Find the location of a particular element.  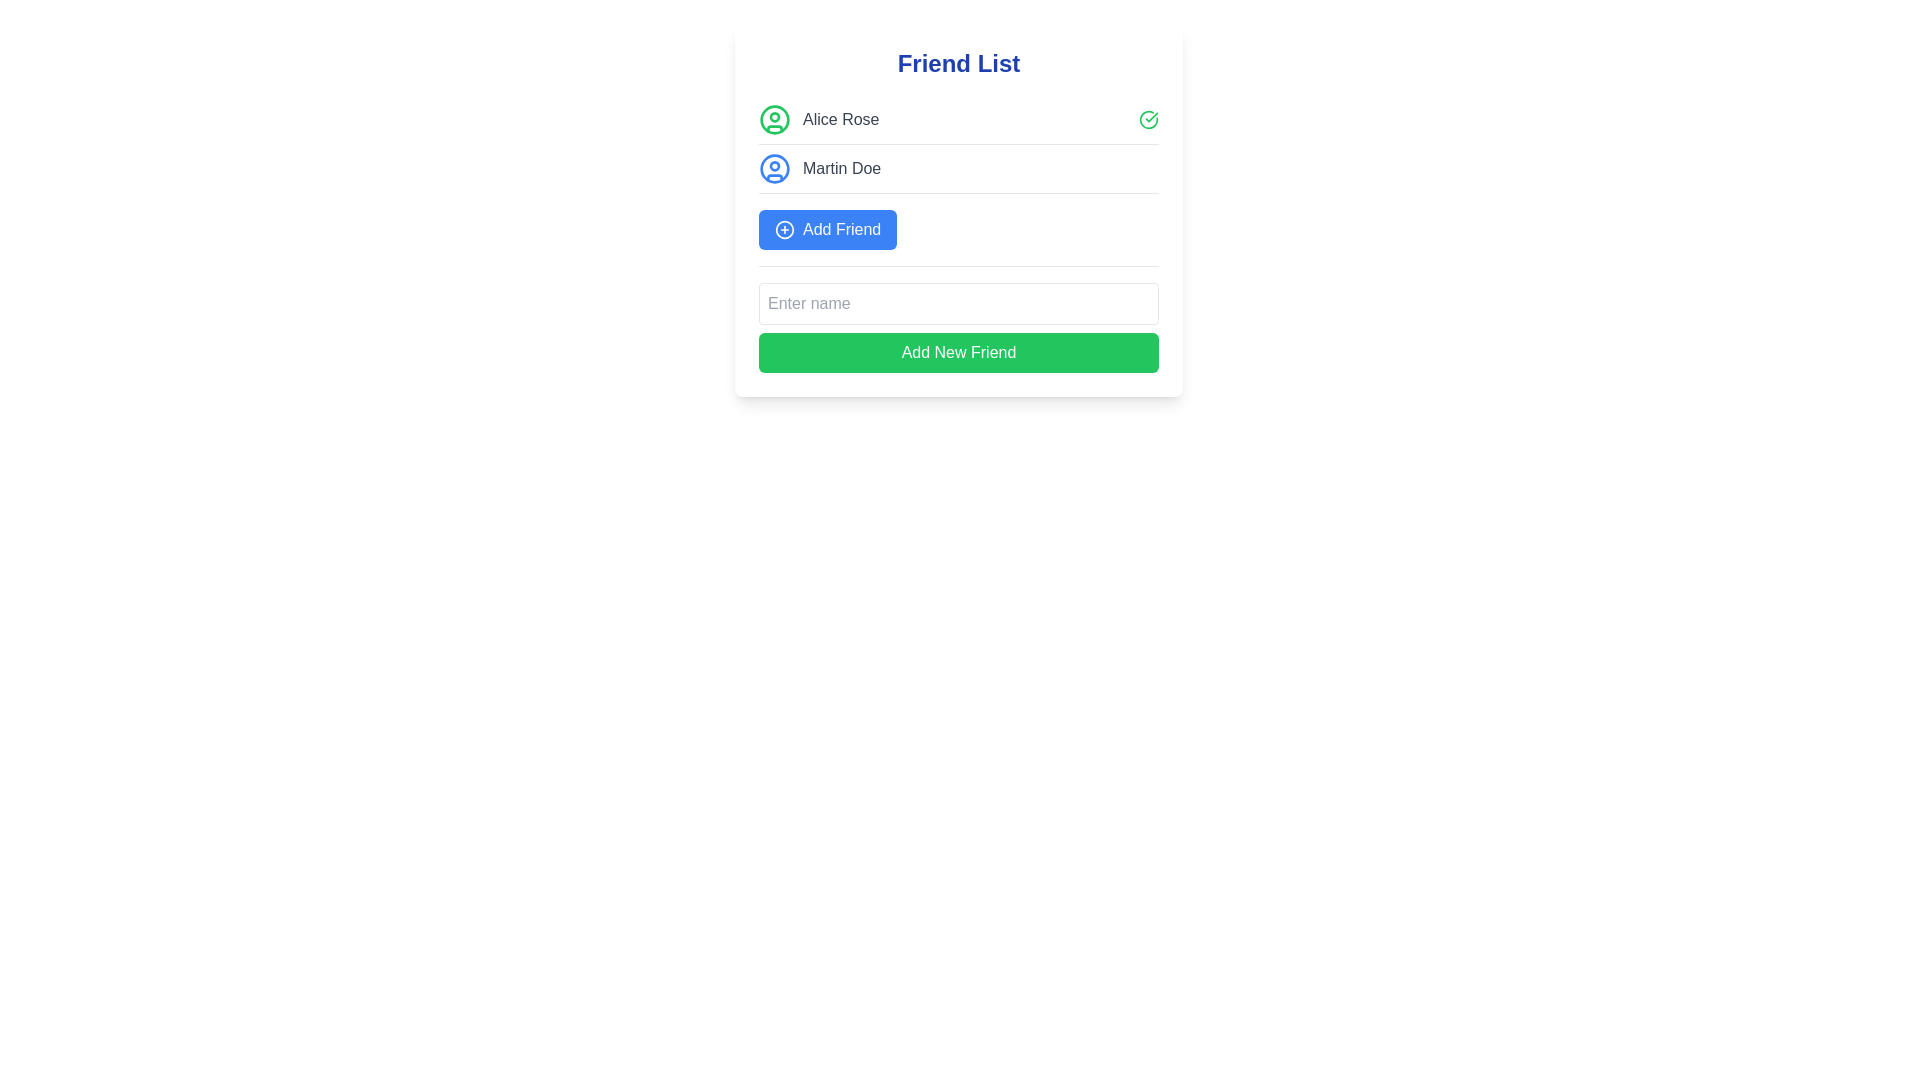

the circular user profile icon, which is styled in blue and green colors and positioned to the left of the text 'Alice Rose' in the 'Friend List' section is located at coordinates (773, 119).